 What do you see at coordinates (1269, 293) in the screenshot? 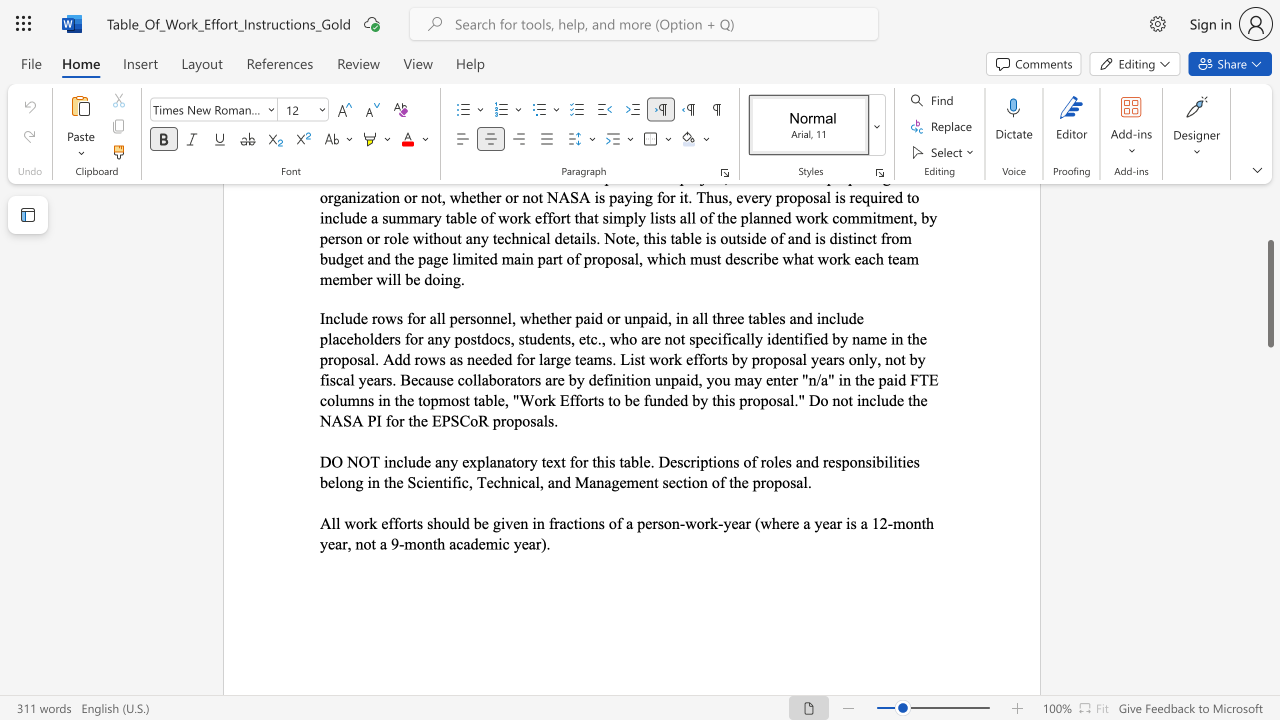
I see `the scrollbar and move down 90 pixels` at bounding box center [1269, 293].